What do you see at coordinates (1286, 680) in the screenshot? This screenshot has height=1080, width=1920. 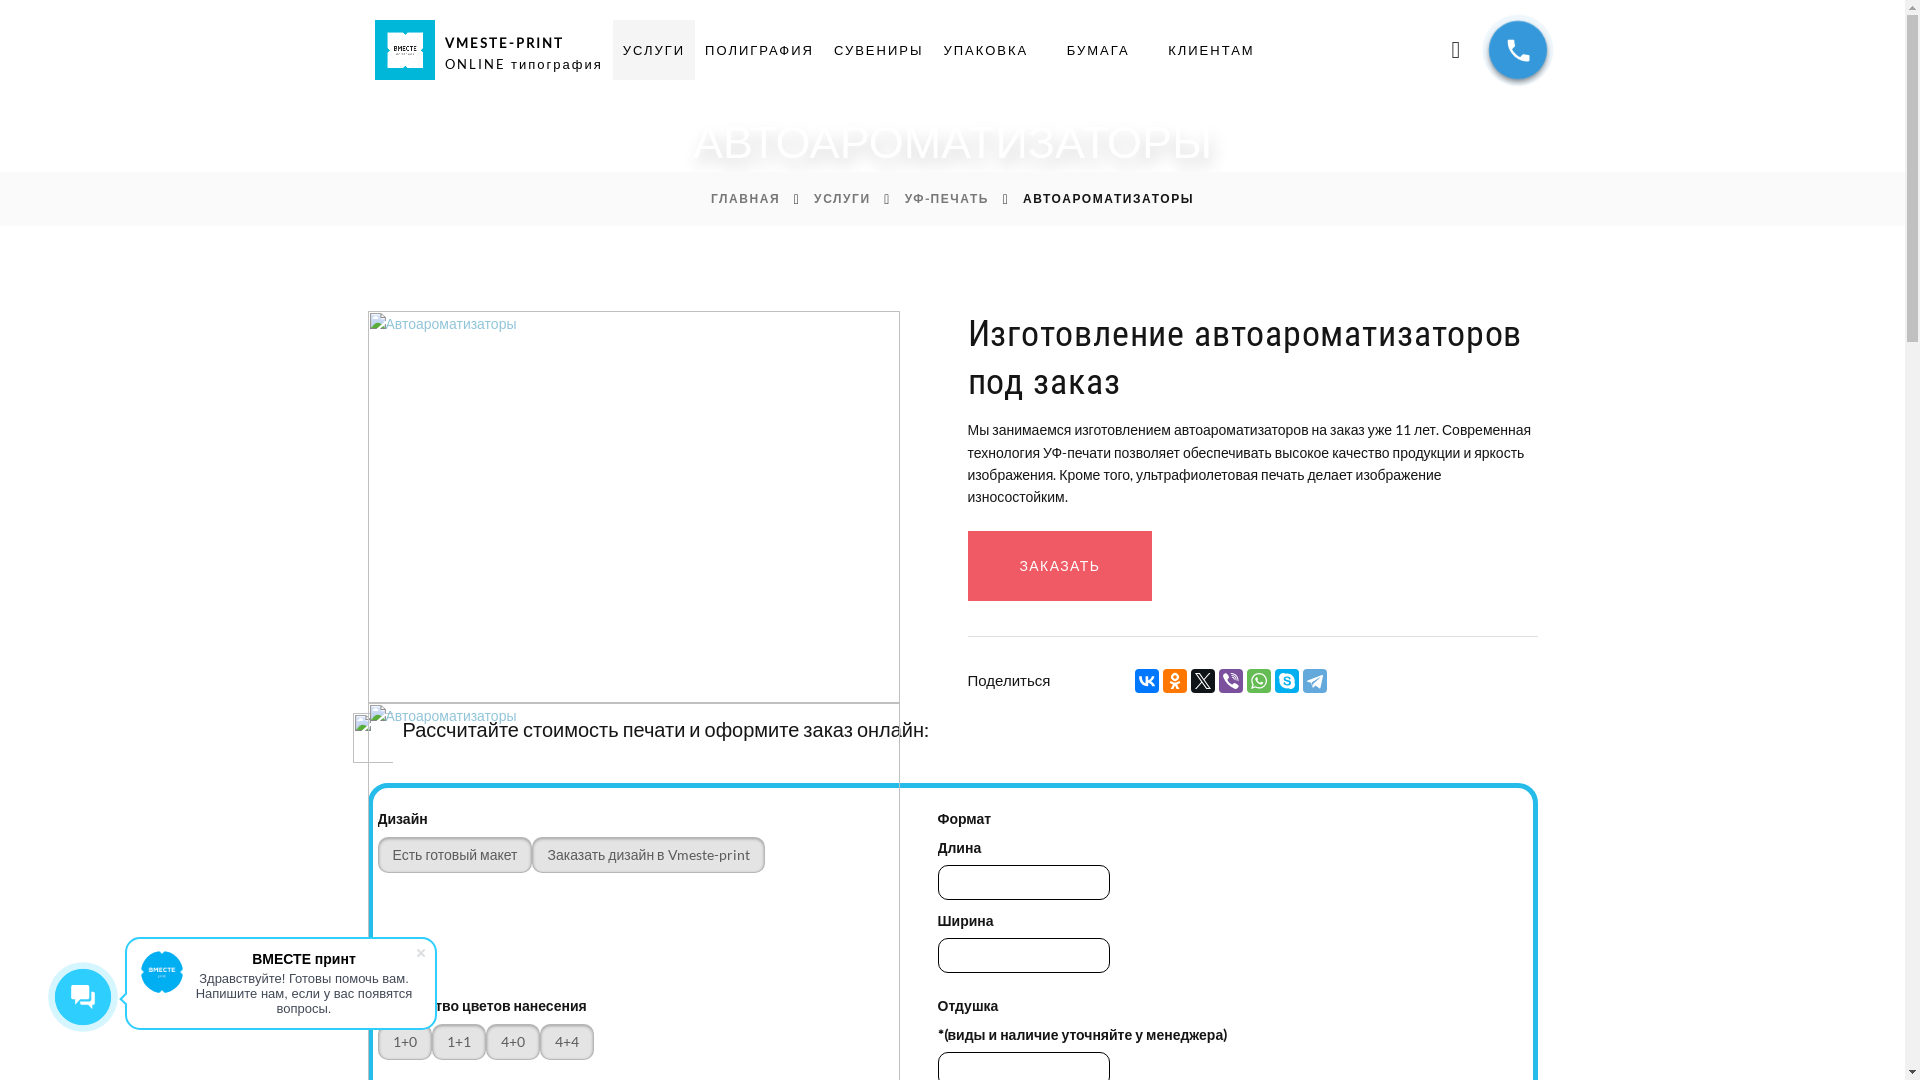 I see `'Skype'` at bounding box center [1286, 680].